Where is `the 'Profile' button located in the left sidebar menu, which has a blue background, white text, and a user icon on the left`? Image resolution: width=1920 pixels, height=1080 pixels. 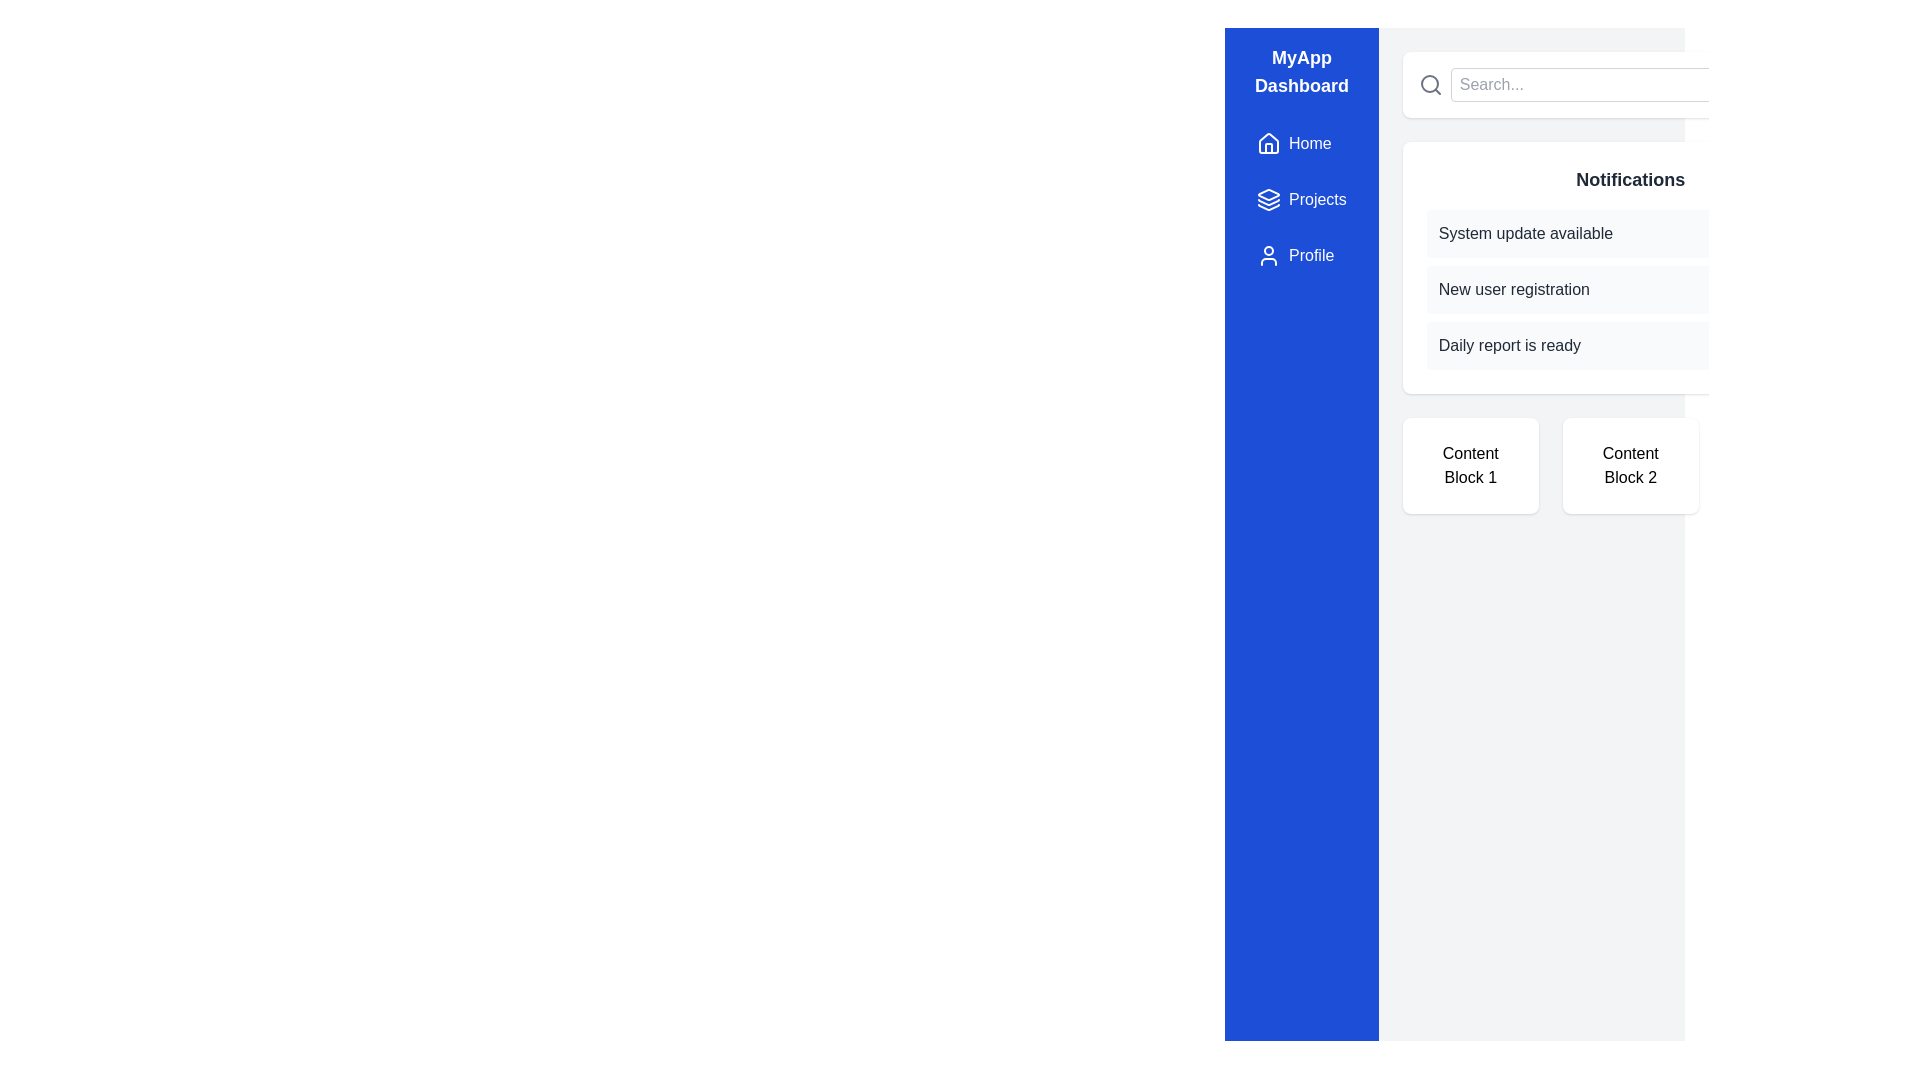
the 'Profile' button located in the left sidebar menu, which has a blue background, white text, and a user icon on the left is located at coordinates (1295, 254).